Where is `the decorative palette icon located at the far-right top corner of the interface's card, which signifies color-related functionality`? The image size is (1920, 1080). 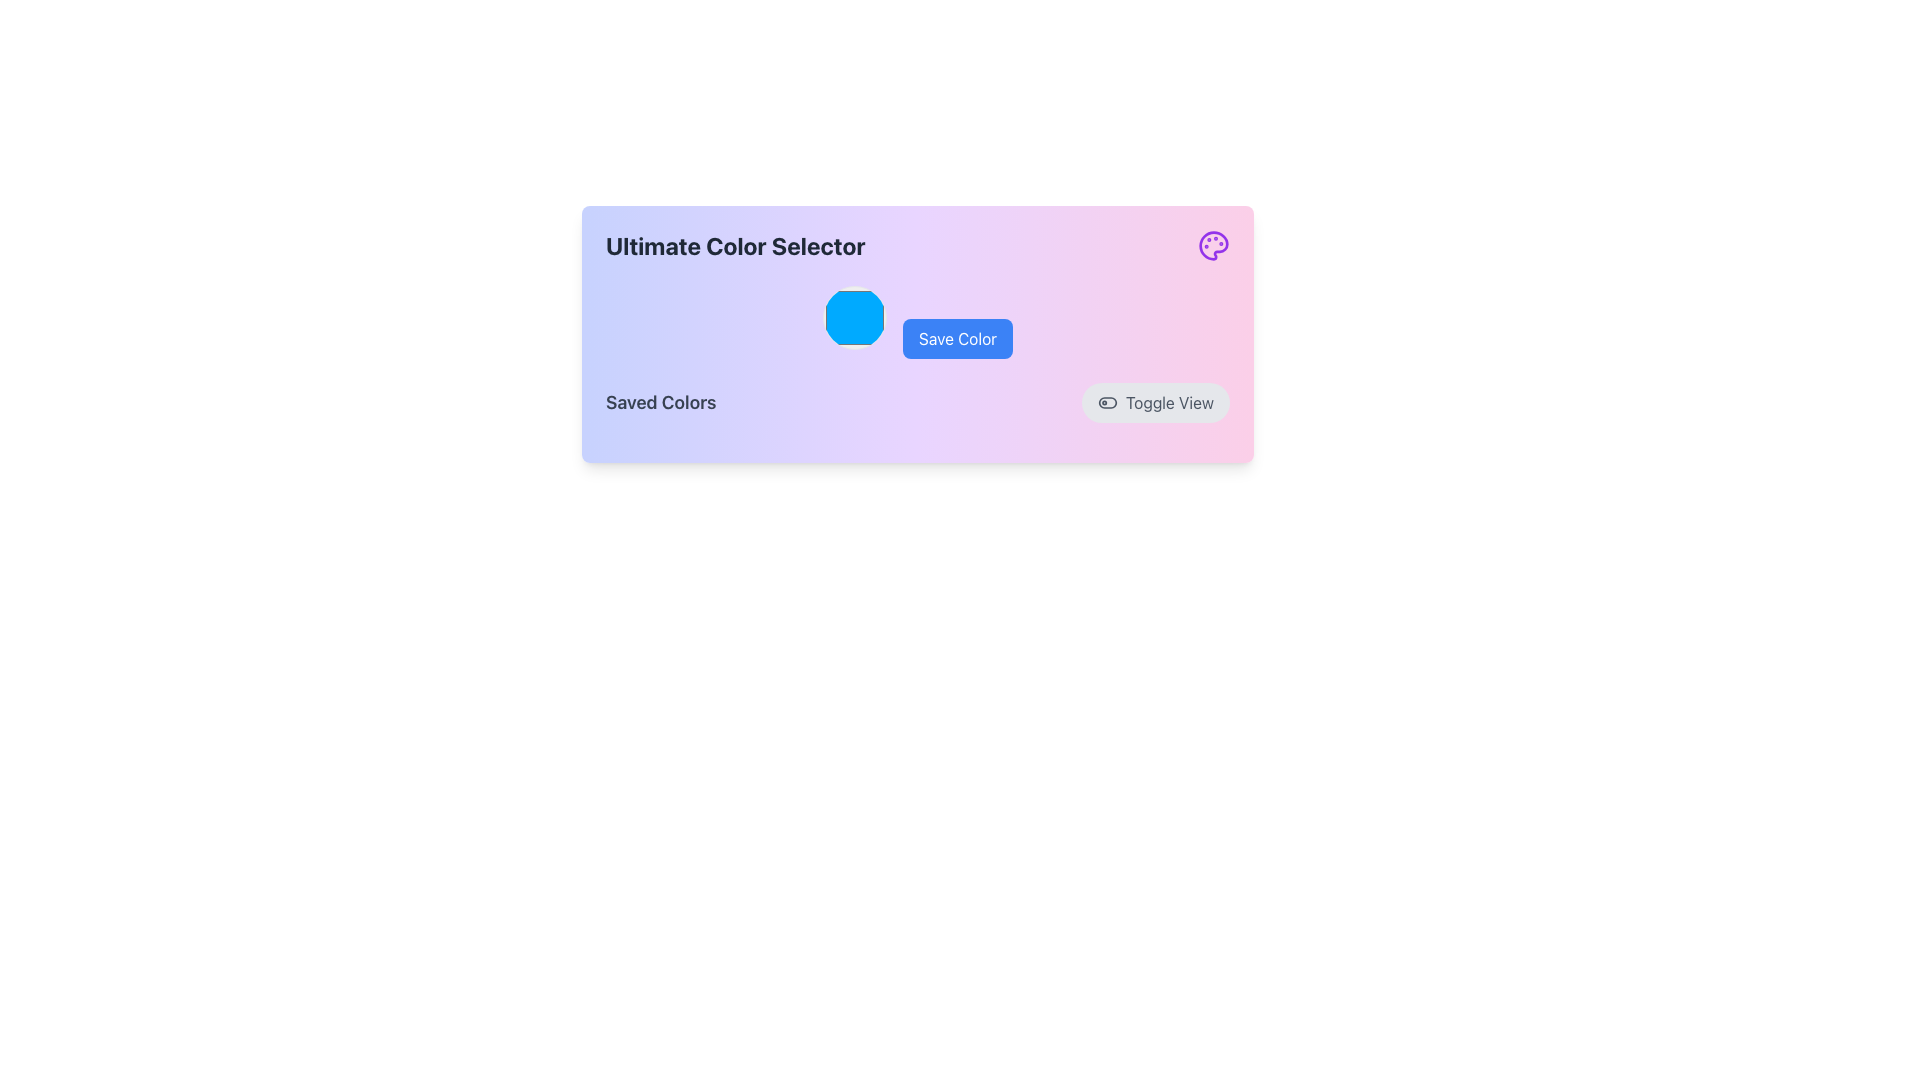 the decorative palette icon located at the far-right top corner of the interface's card, which signifies color-related functionality is located at coordinates (1213, 245).